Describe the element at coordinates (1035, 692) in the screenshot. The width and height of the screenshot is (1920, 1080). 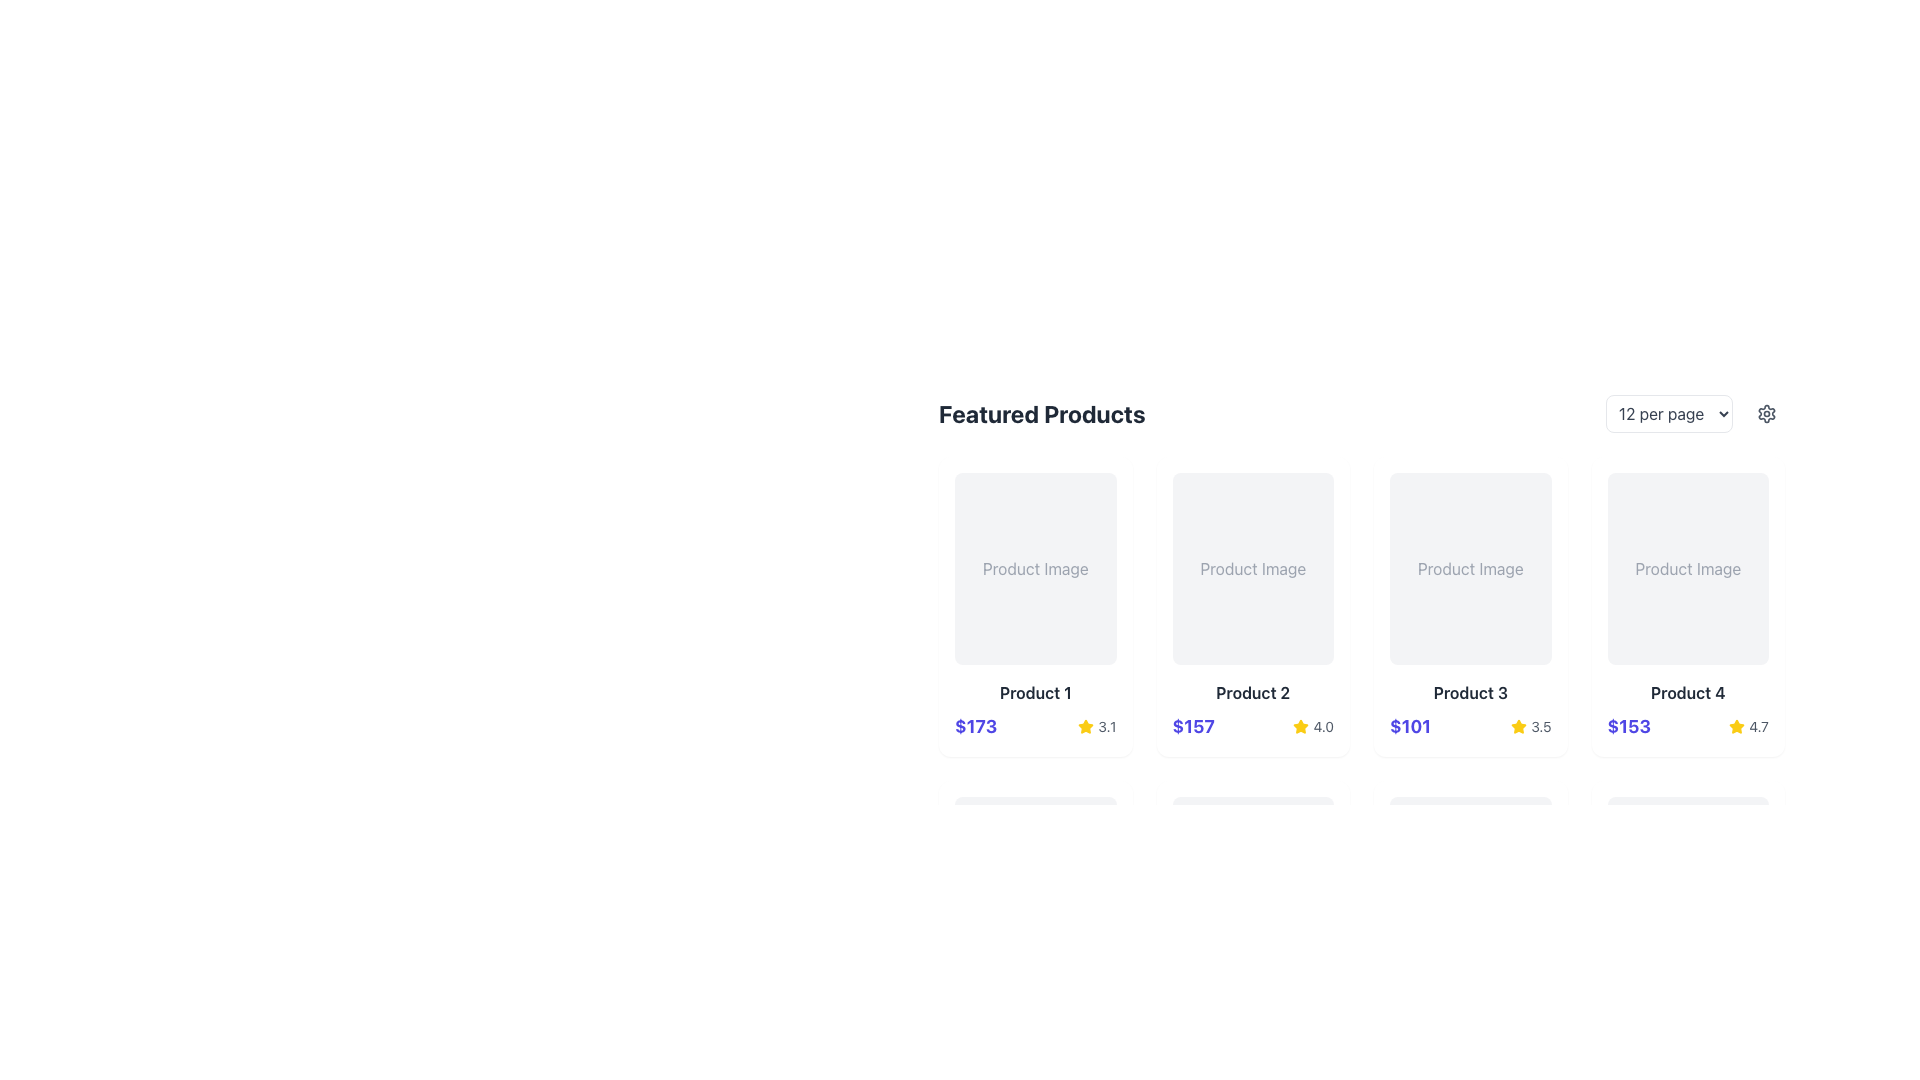
I see `the static text label that reads 'Product 1', which is styled with a bold font and dark color, located in the first card under 'Featured Products', positioned below the 'Product Image' and above the price label '$173'` at that location.